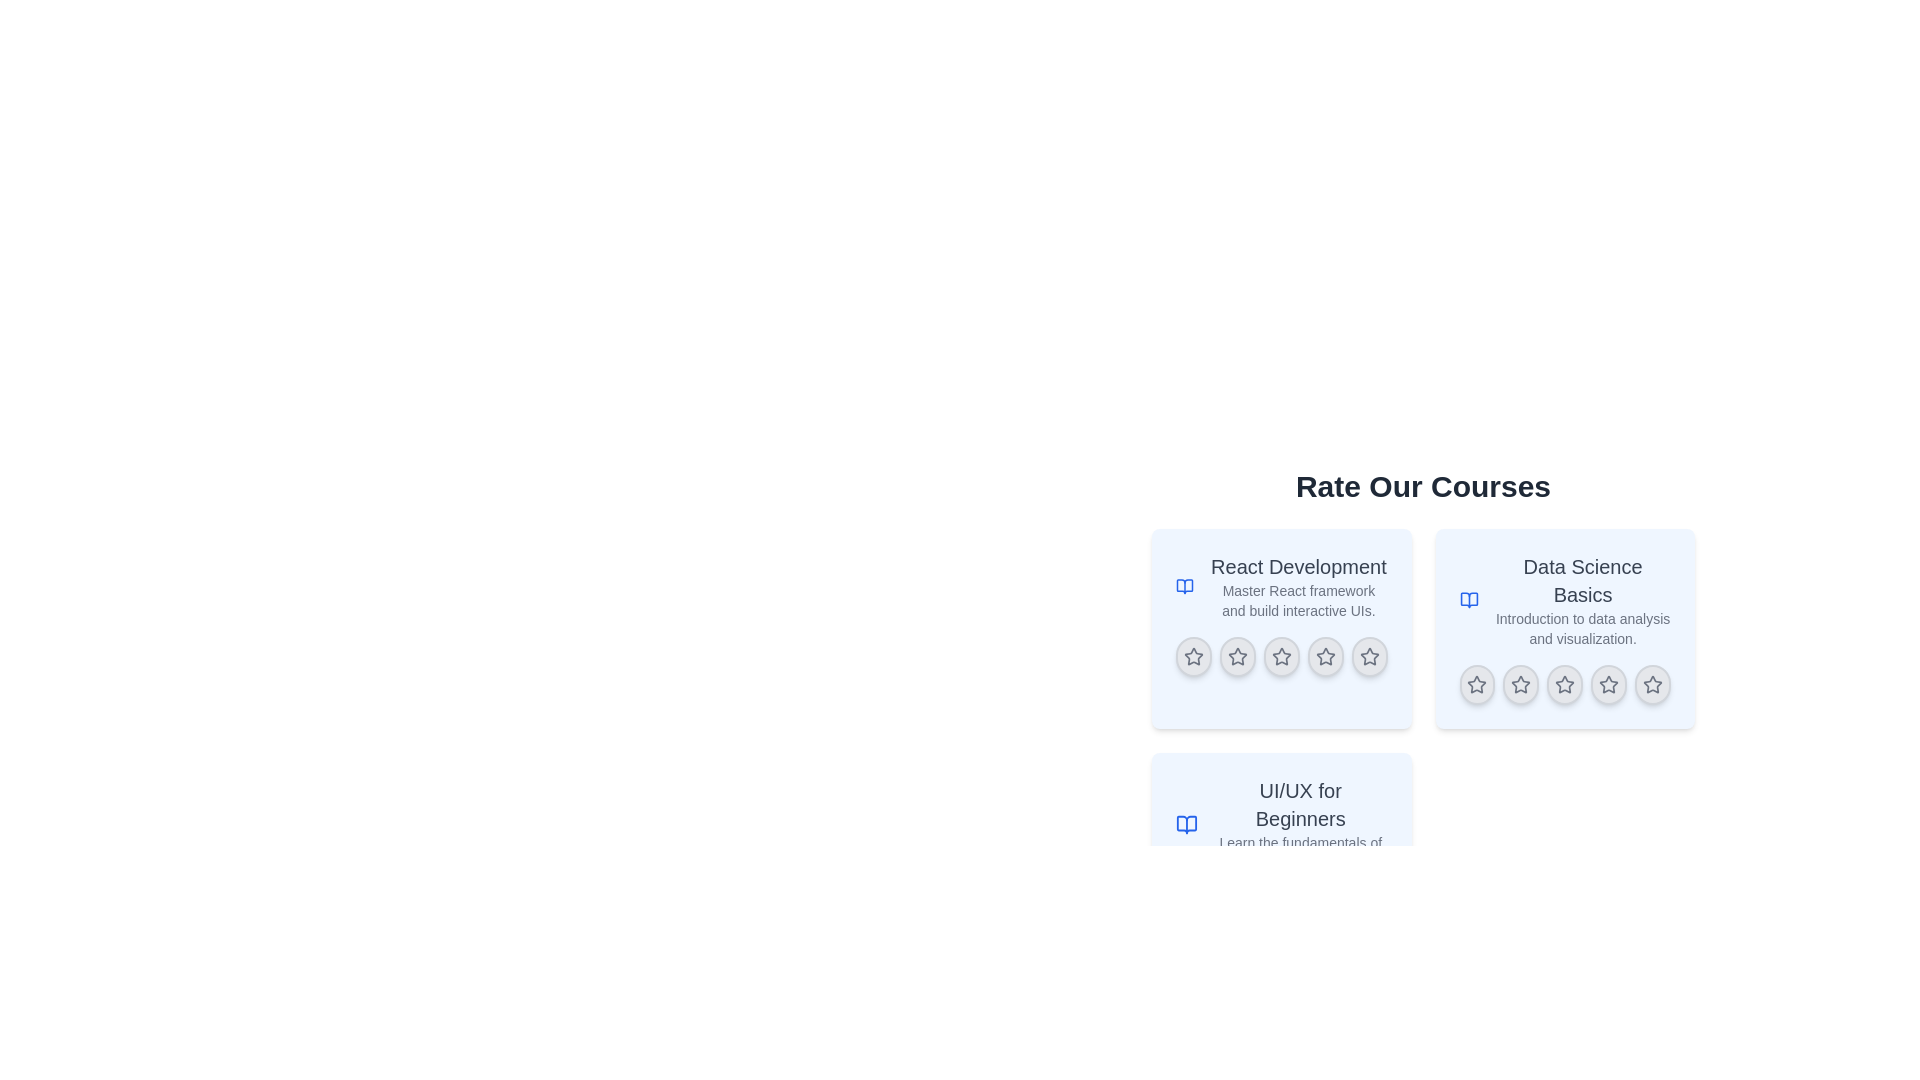  I want to click on the fifth star rating icon for the 'Data Science Basics' course, so click(1653, 683).